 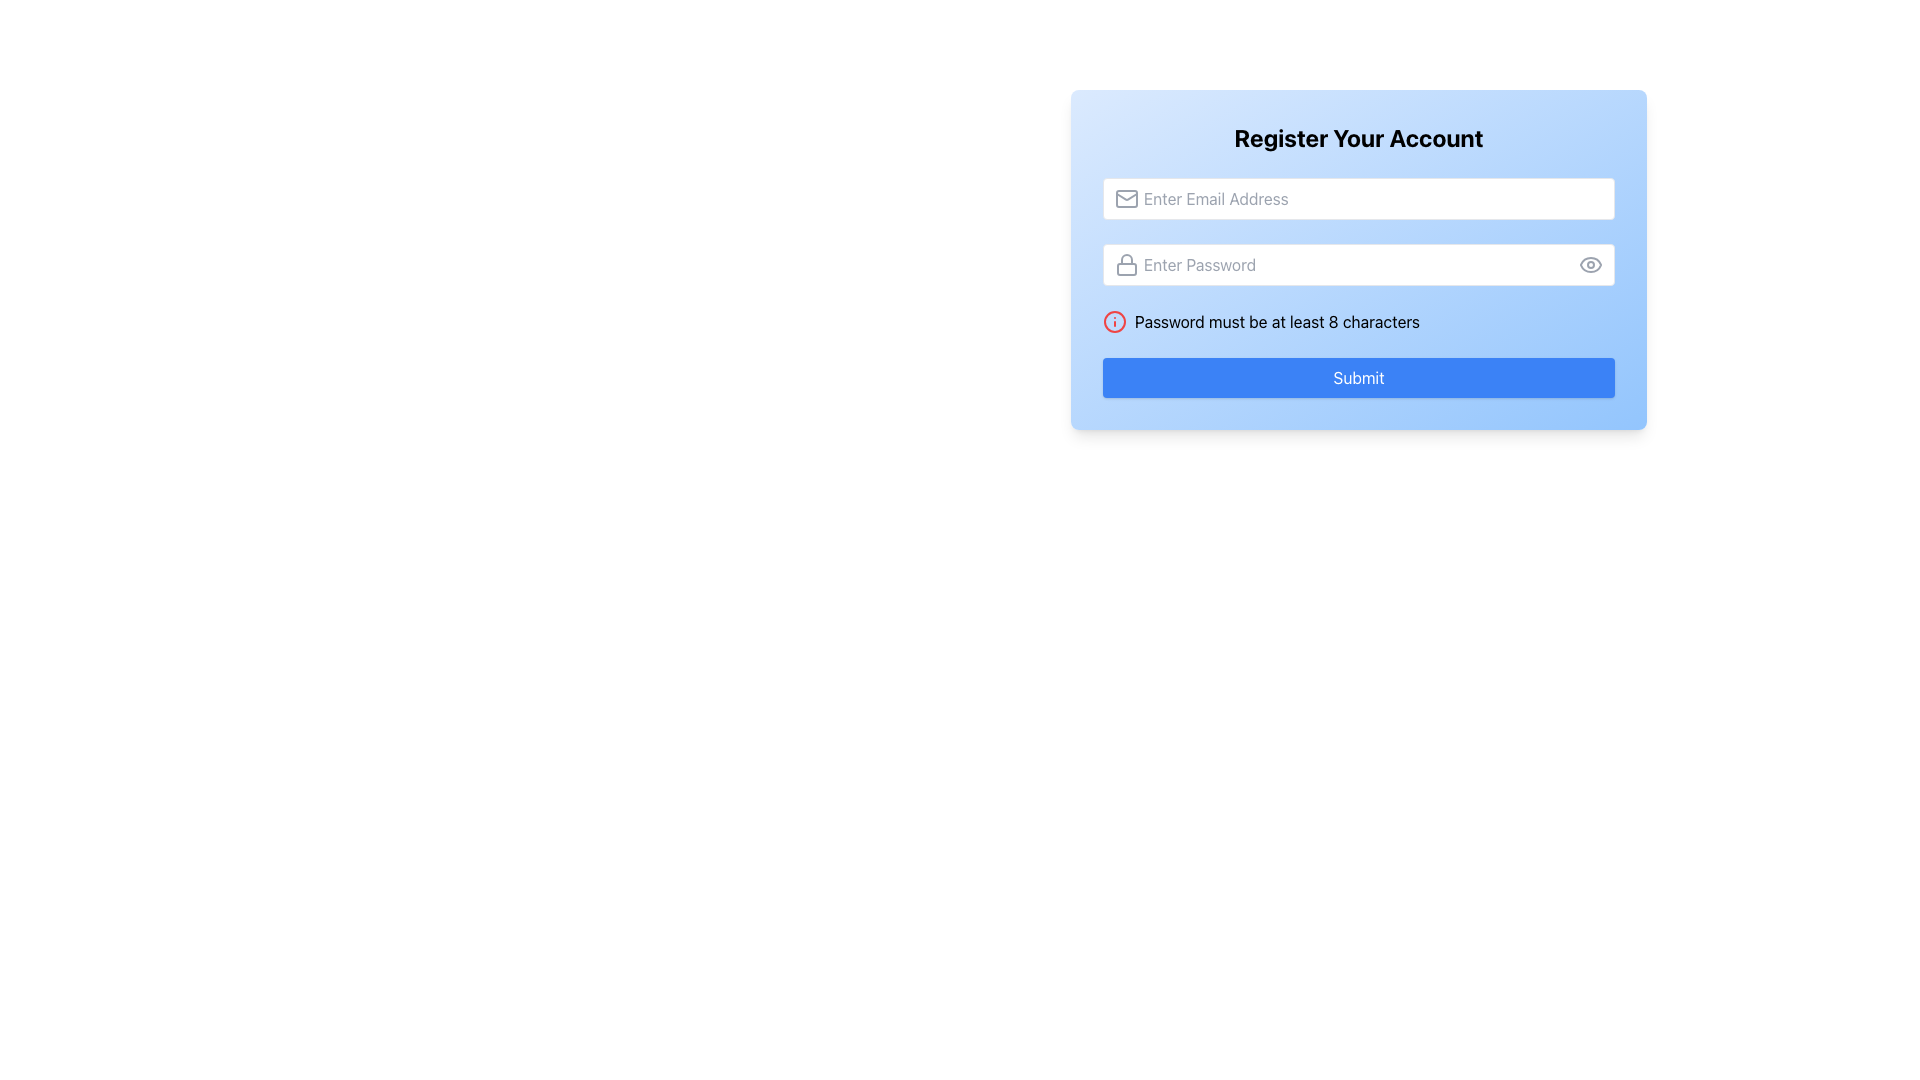 What do you see at coordinates (1127, 199) in the screenshot?
I see `the gray envelope icon located to the left of the 'Enter Email Address' input field in the 'Register Your Account' form` at bounding box center [1127, 199].